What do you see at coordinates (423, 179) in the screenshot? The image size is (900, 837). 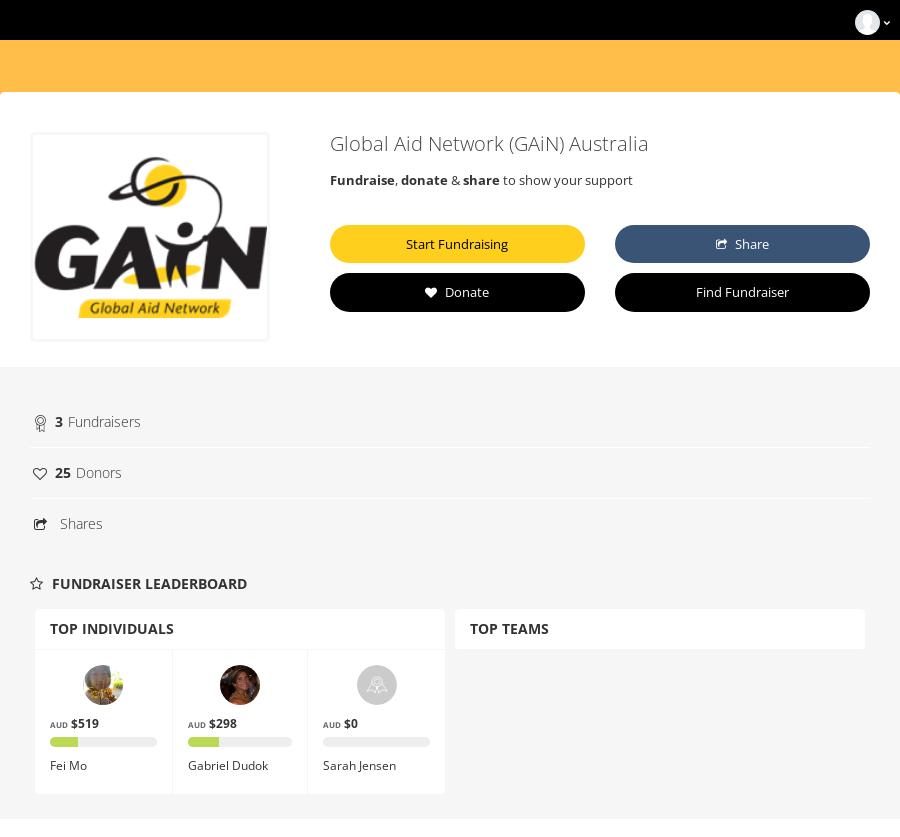 I see `'donate'` at bounding box center [423, 179].